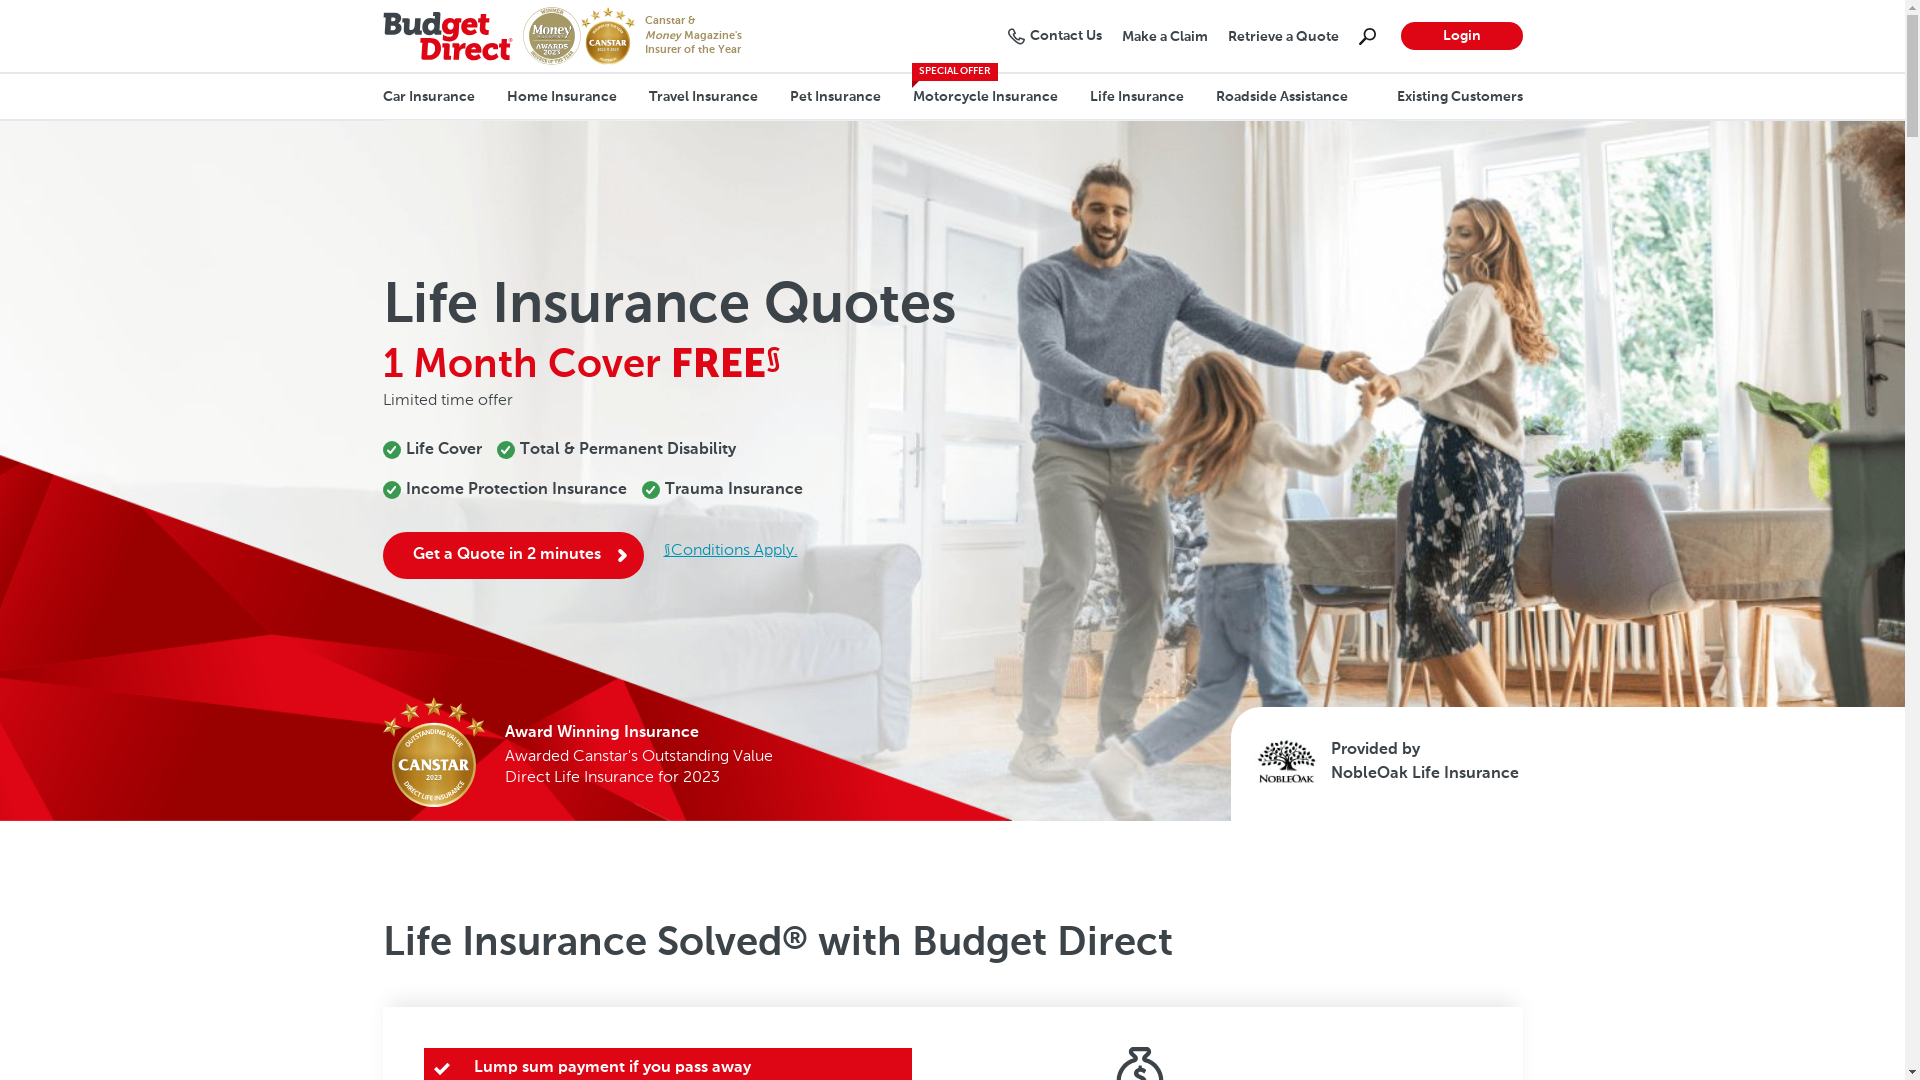 The width and height of the screenshot is (1920, 1080). What do you see at coordinates (1227, 37) in the screenshot?
I see `'Retrieve a Quote'` at bounding box center [1227, 37].